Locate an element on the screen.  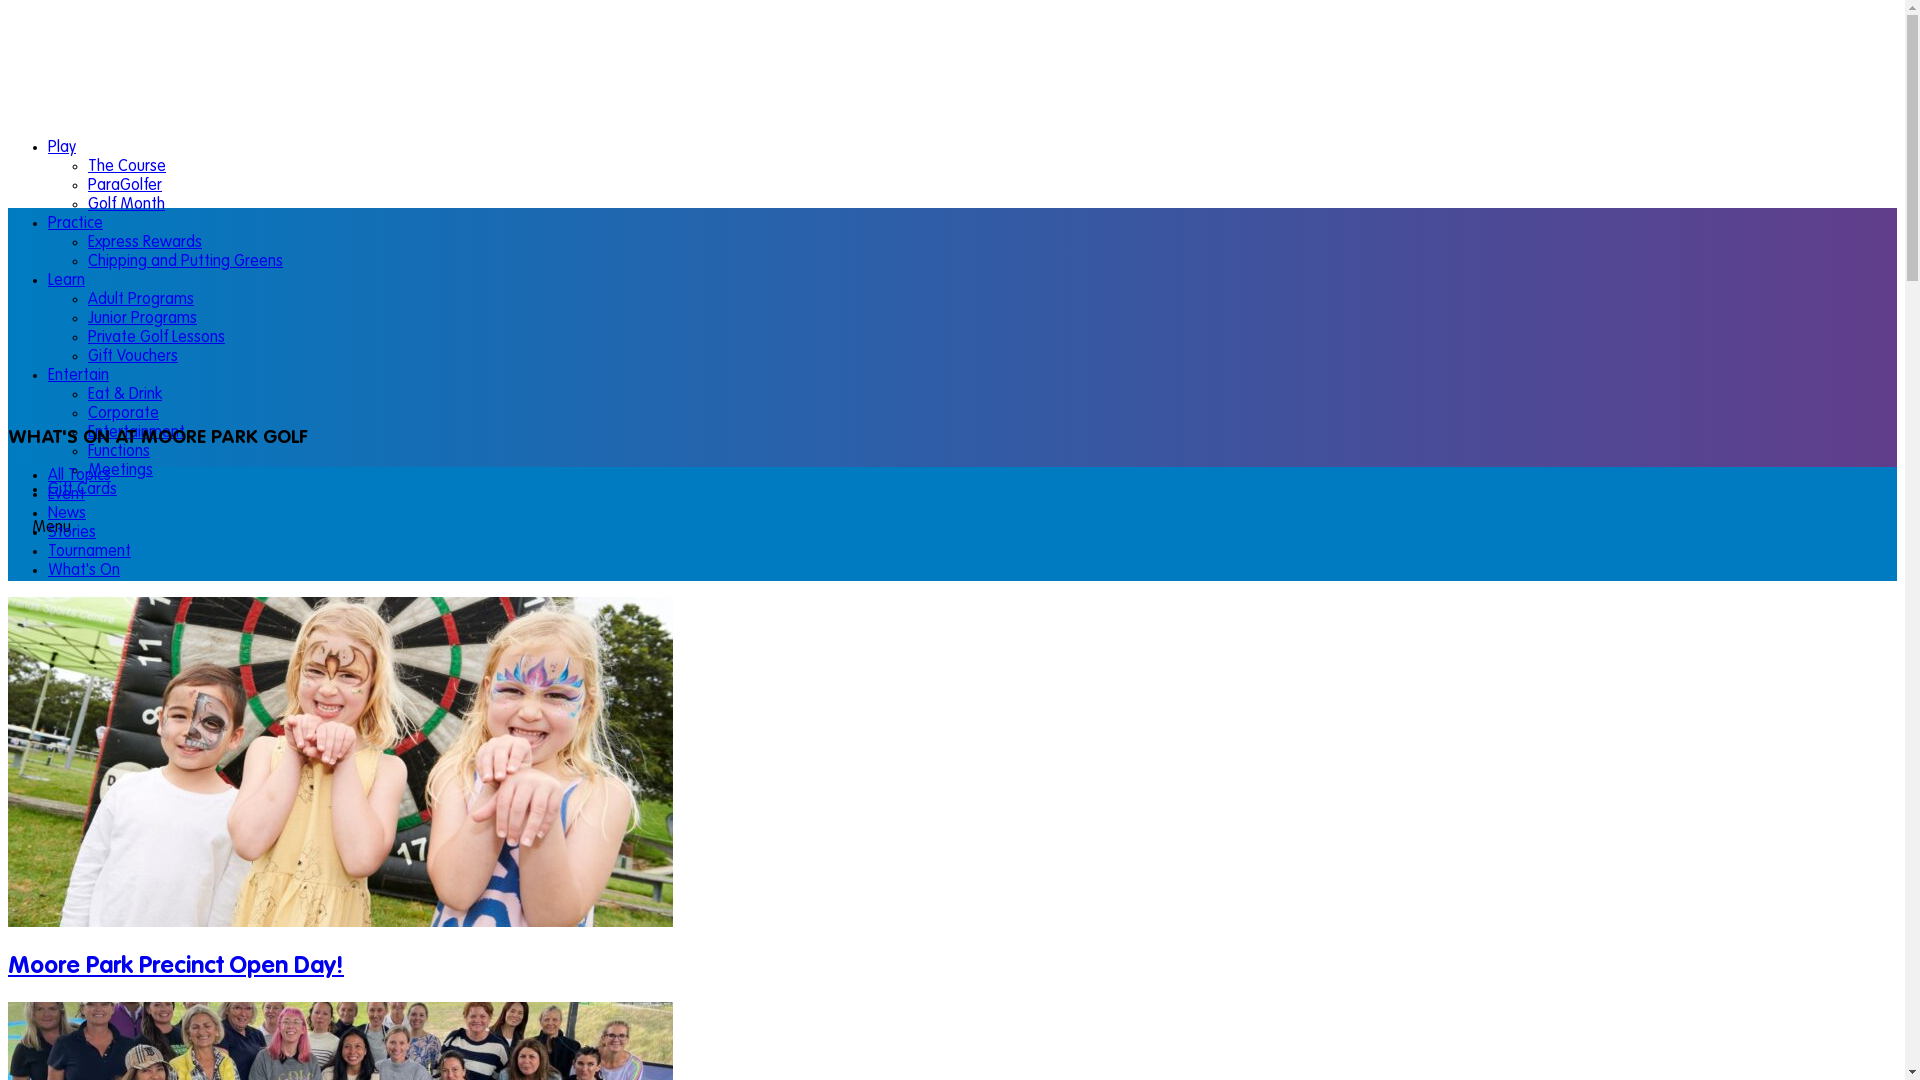
'Junior Programs' is located at coordinates (141, 318).